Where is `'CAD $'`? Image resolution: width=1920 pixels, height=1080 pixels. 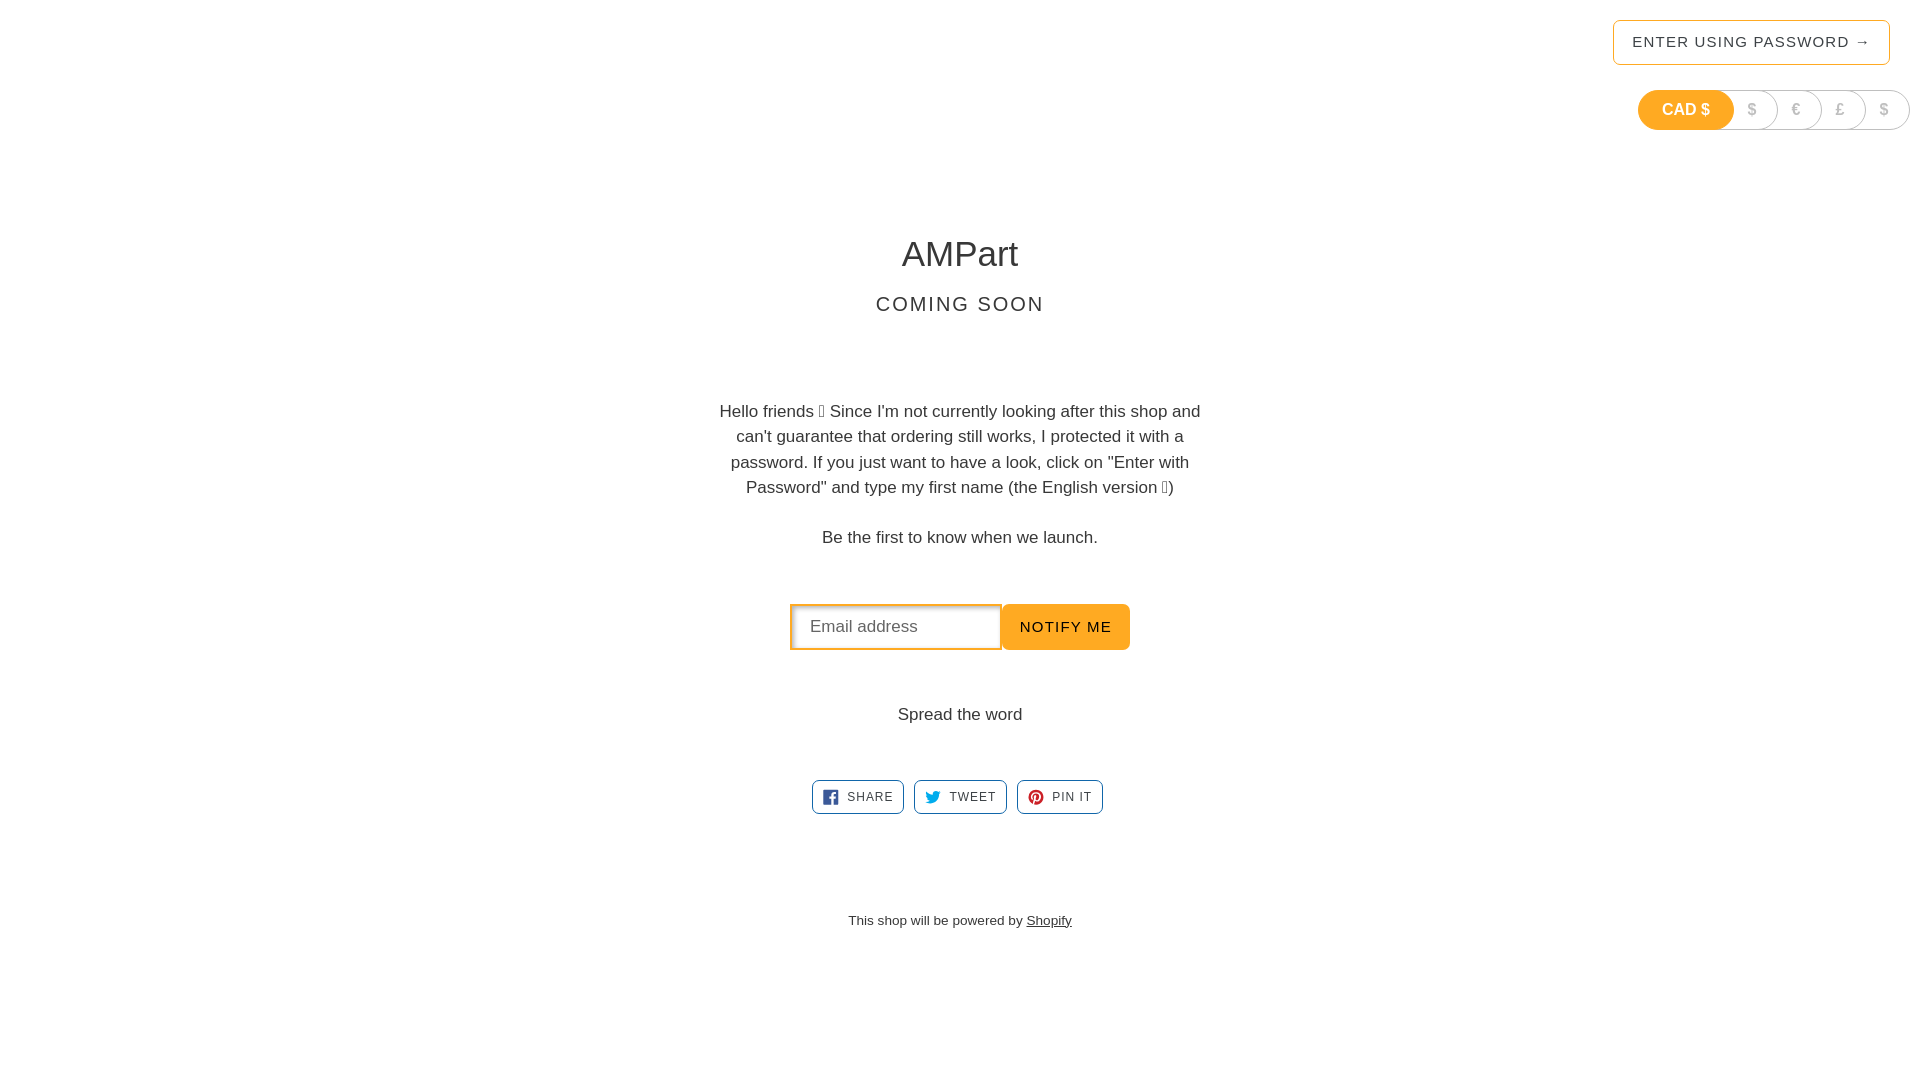 'CAD $' is located at coordinates (1684, 110).